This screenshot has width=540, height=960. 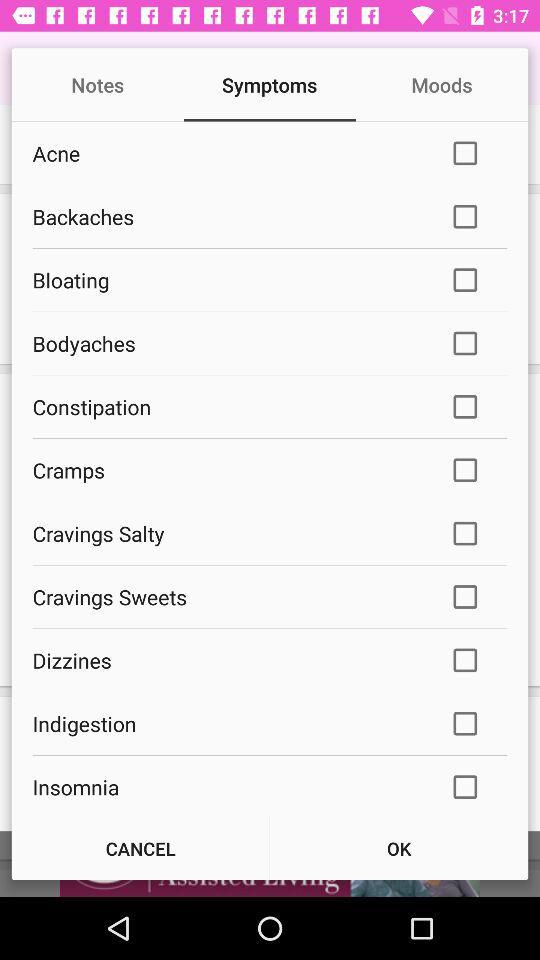 What do you see at coordinates (226, 216) in the screenshot?
I see `icon below the acne` at bounding box center [226, 216].